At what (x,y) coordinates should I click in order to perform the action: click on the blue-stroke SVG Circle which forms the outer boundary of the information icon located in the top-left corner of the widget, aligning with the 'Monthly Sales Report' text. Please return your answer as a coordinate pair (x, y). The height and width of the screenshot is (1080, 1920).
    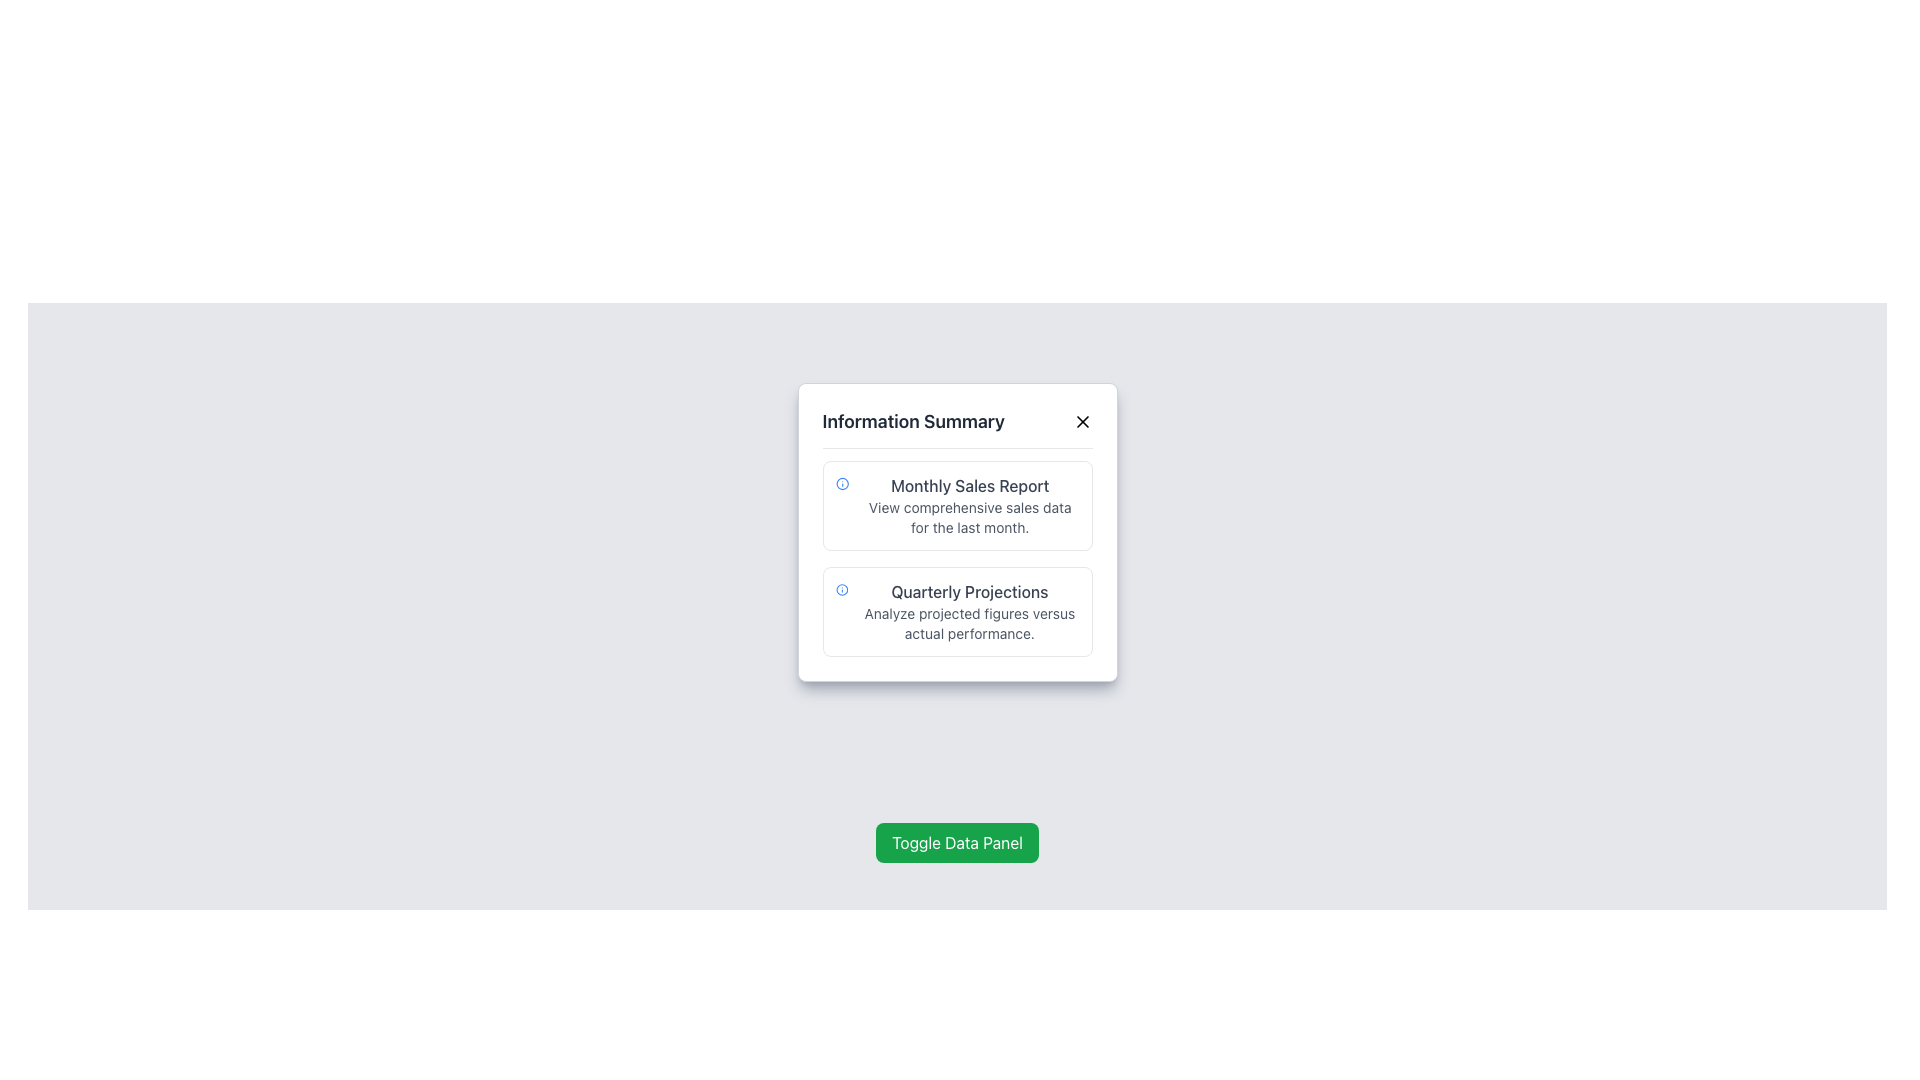
    Looking at the image, I should click on (841, 589).